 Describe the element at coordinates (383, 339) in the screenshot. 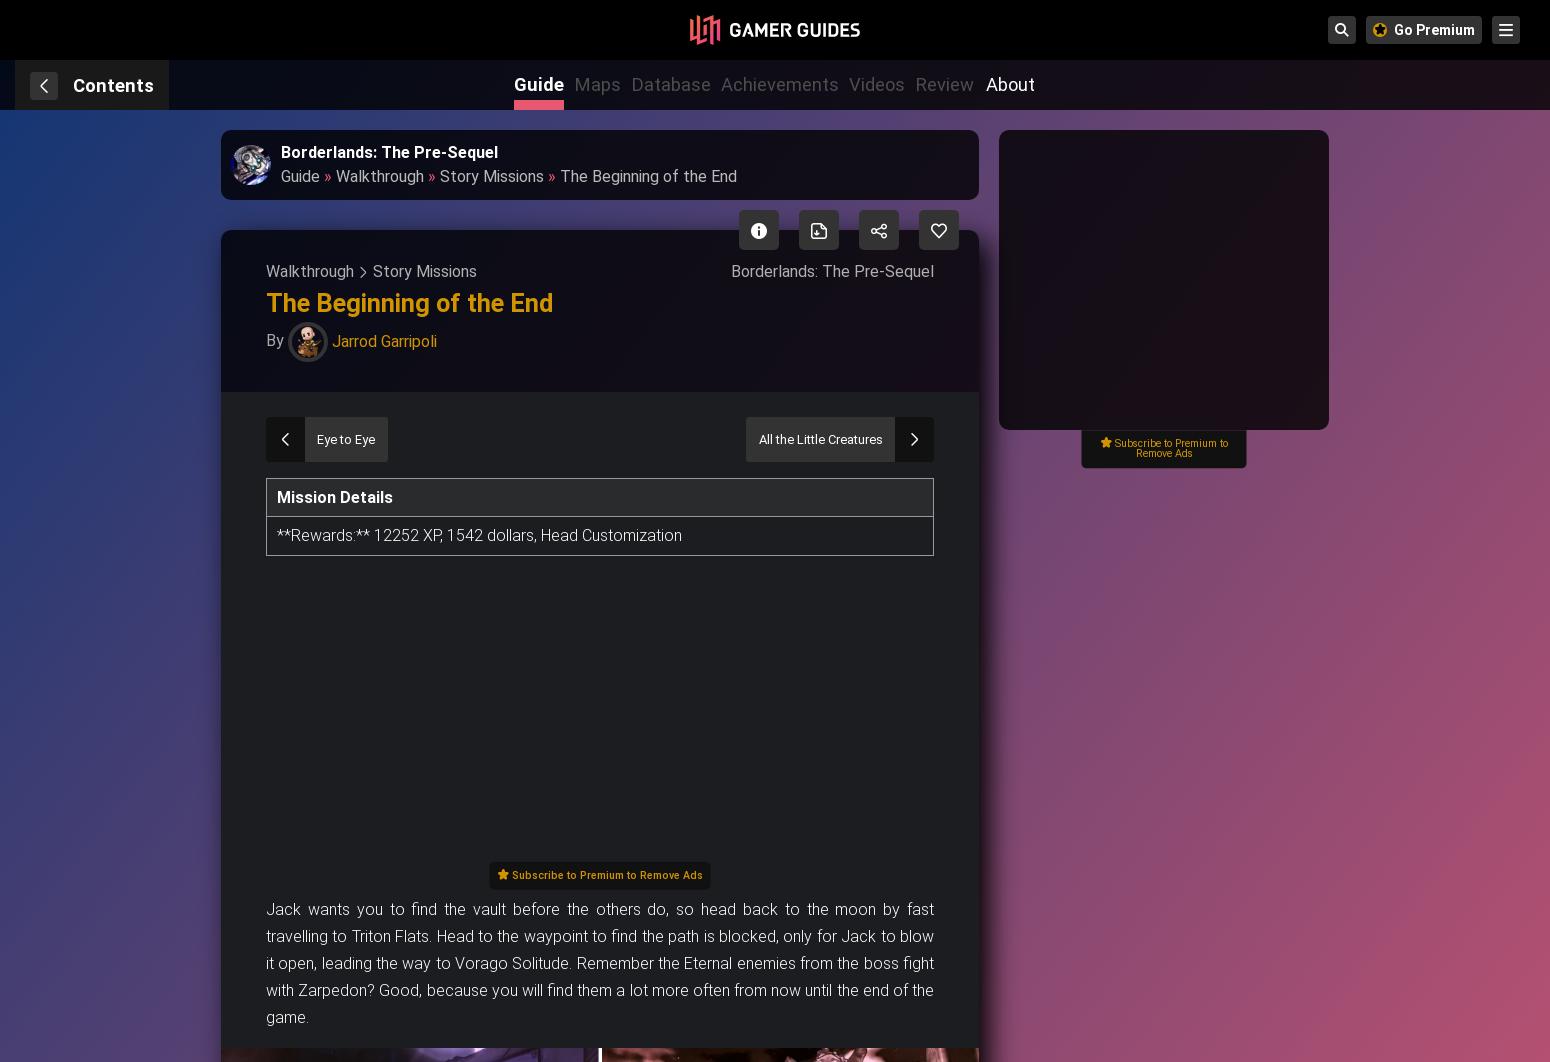

I see `'Jarrod Garripoli'` at that location.